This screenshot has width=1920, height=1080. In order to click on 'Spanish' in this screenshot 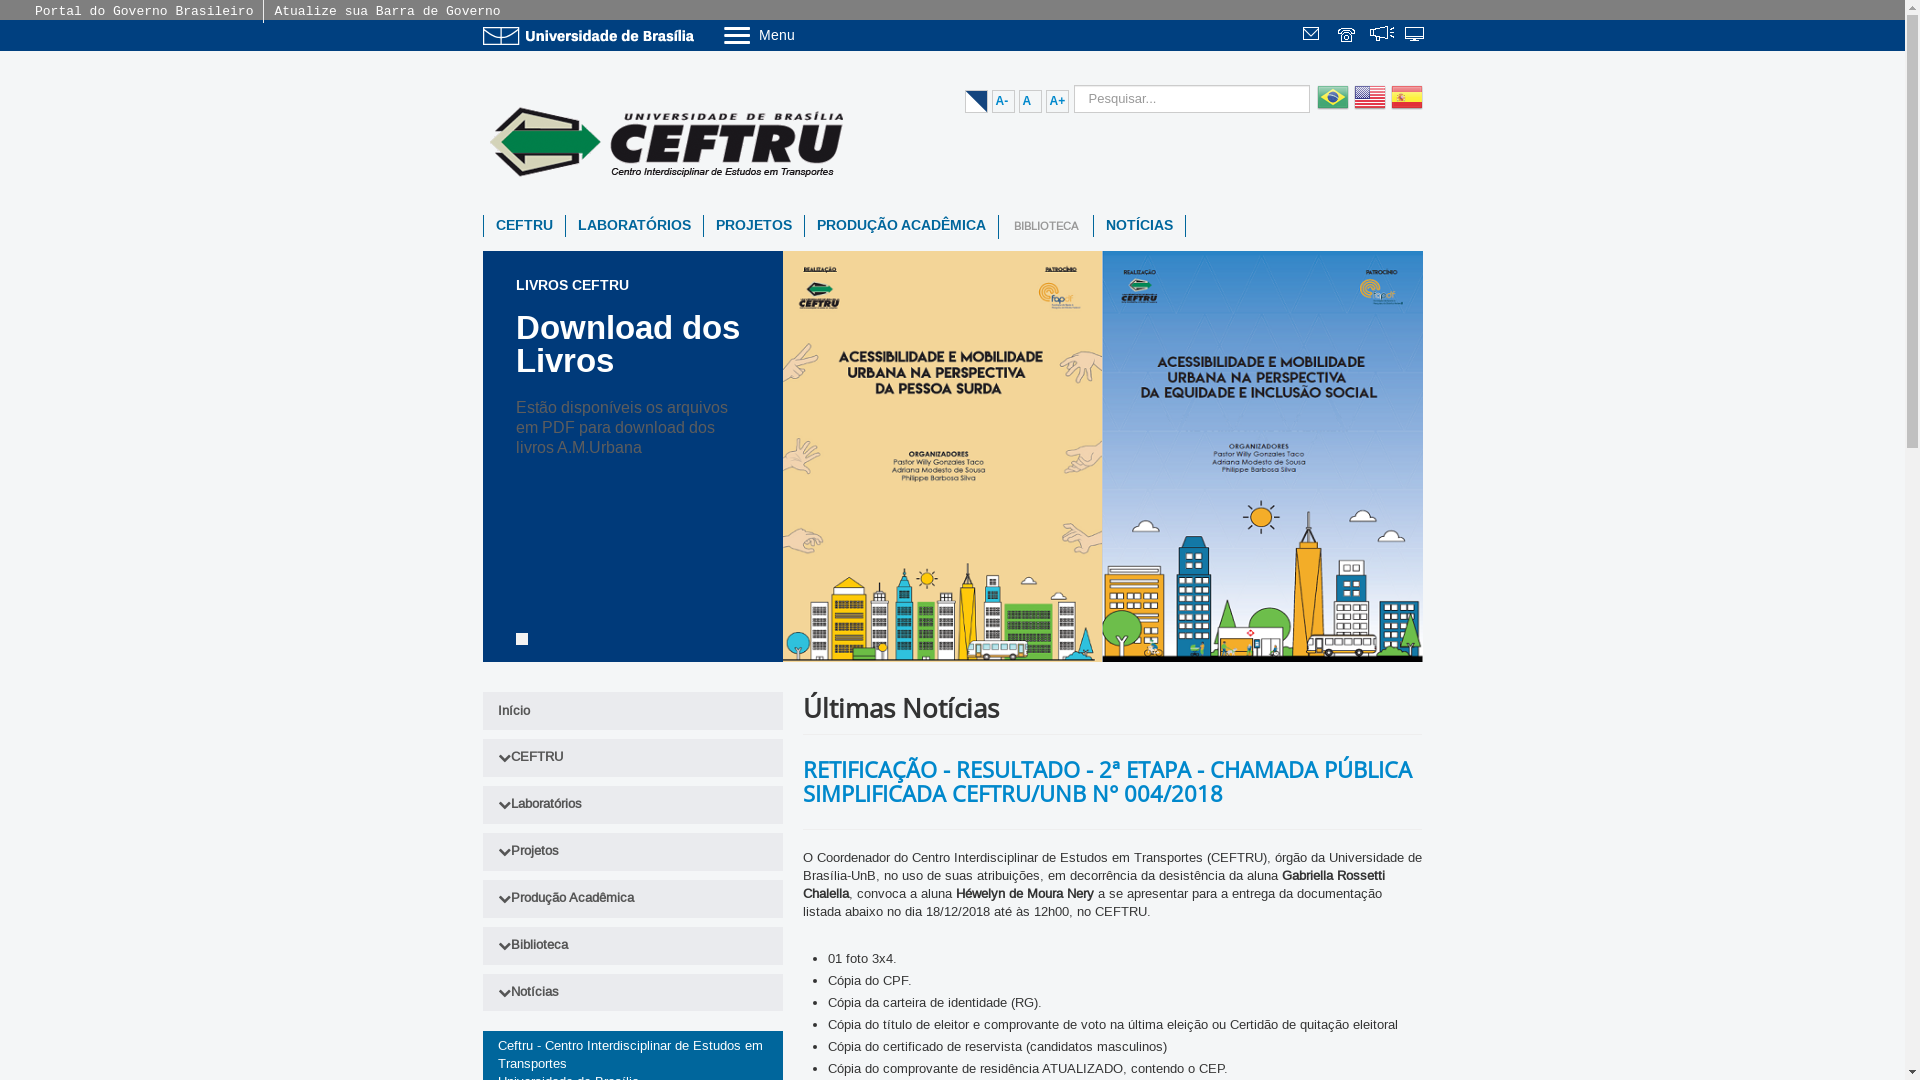, I will do `click(1403, 108)`.